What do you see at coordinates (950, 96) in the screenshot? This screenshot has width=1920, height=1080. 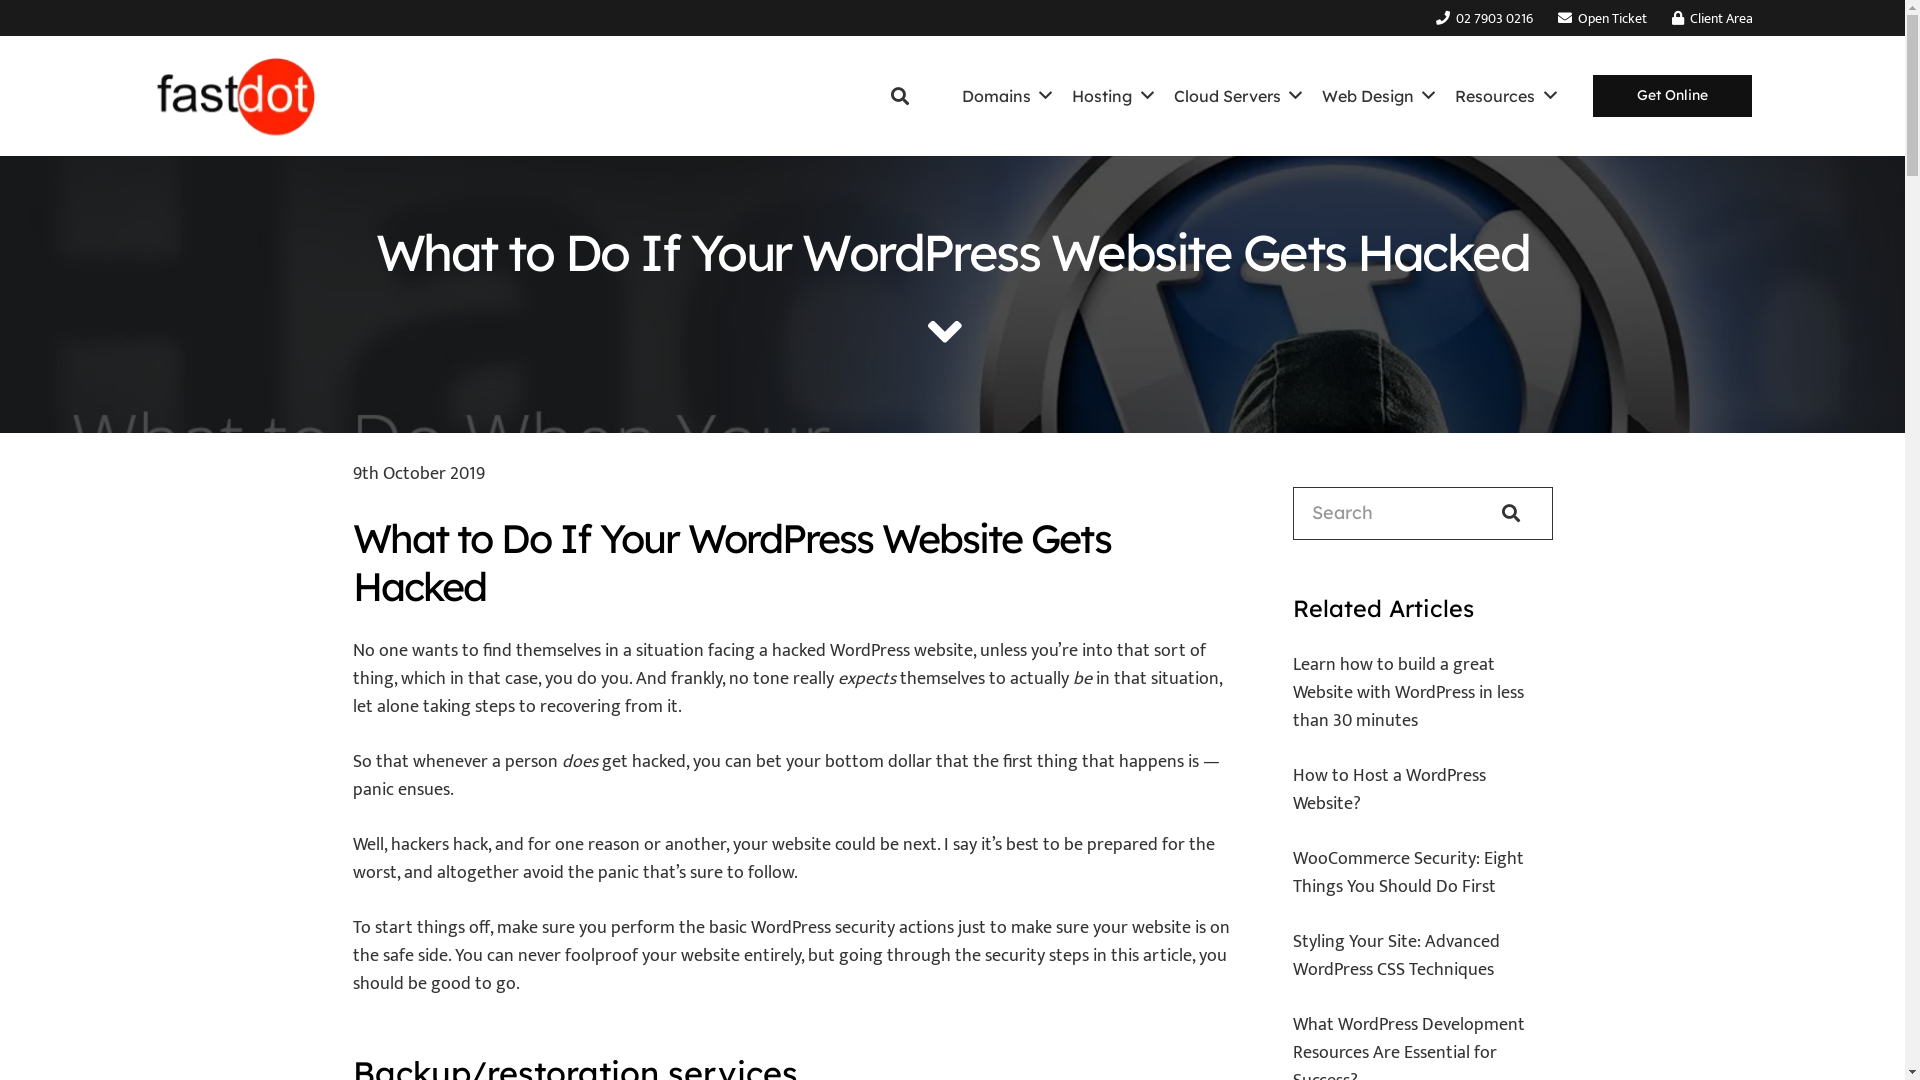 I see `'Domains'` at bounding box center [950, 96].